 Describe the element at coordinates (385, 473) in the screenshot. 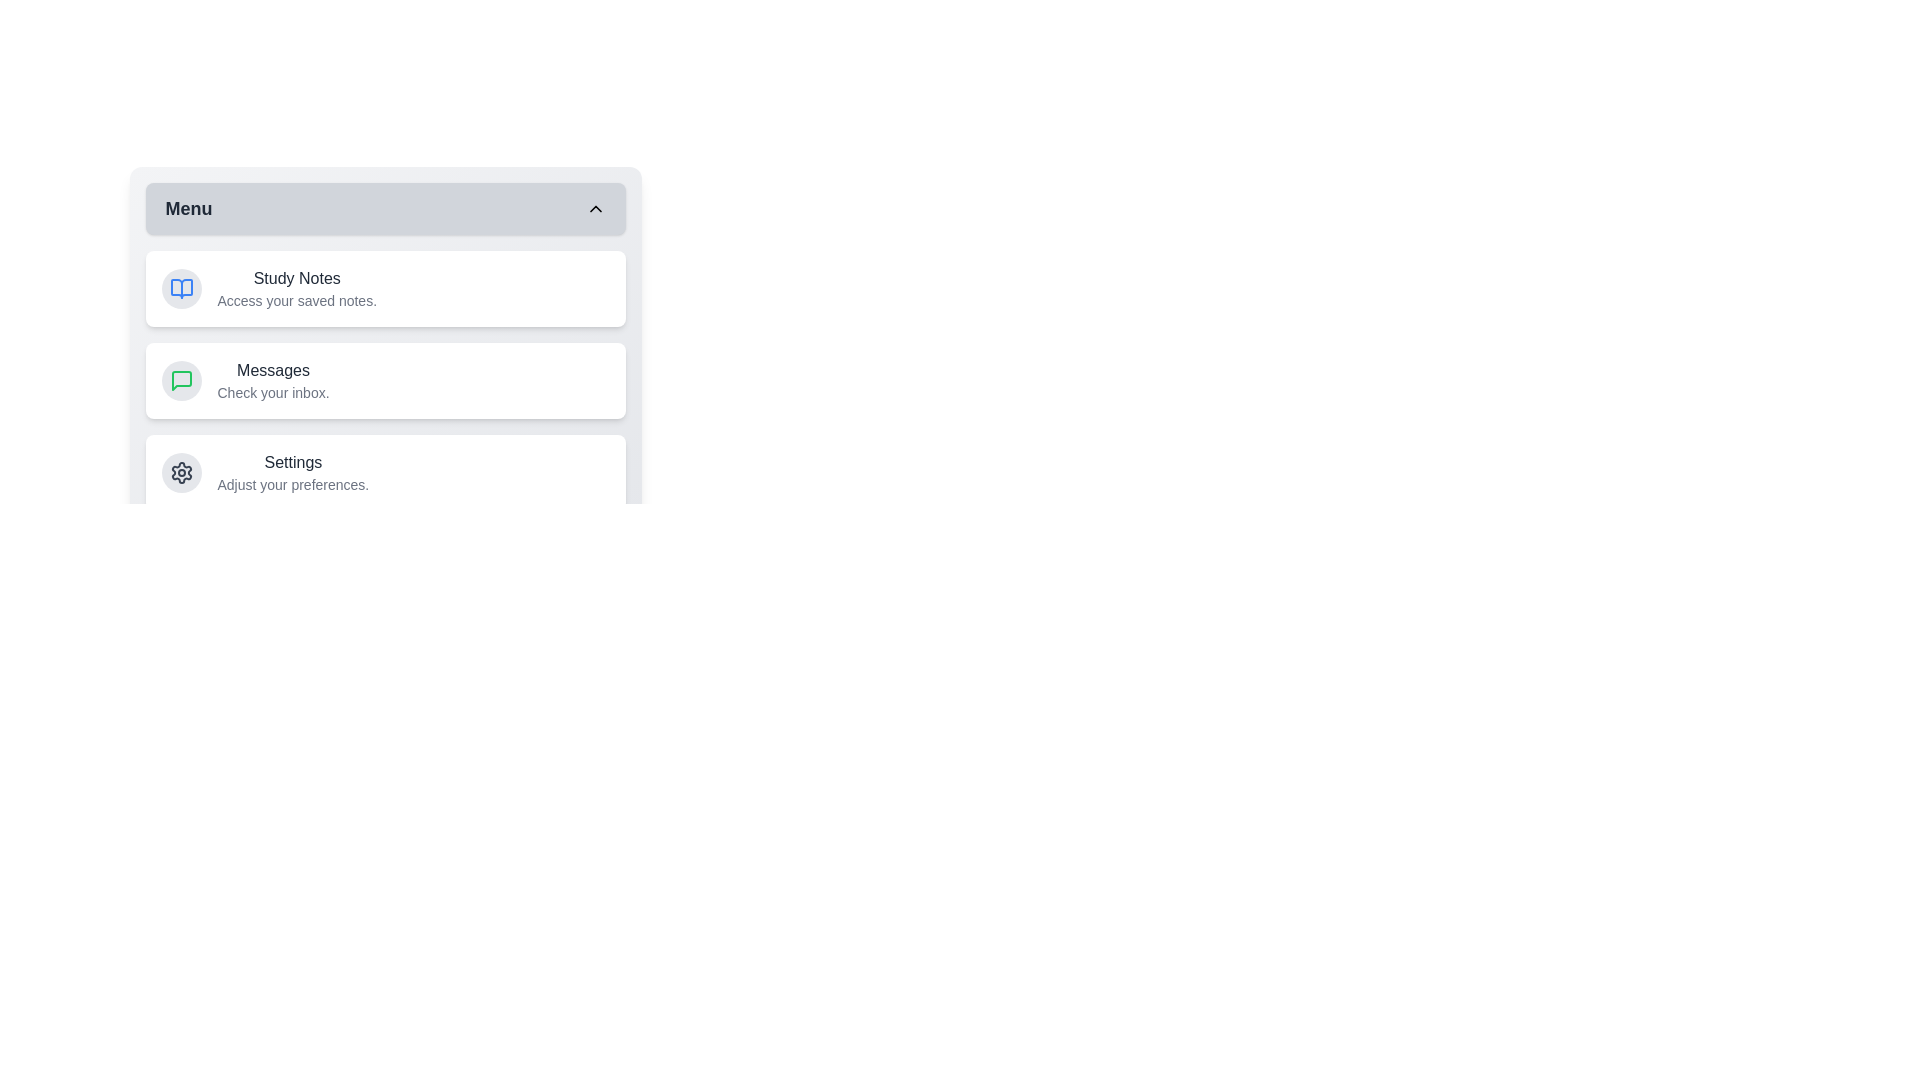

I see `the 'Settings' item in the menu` at that location.